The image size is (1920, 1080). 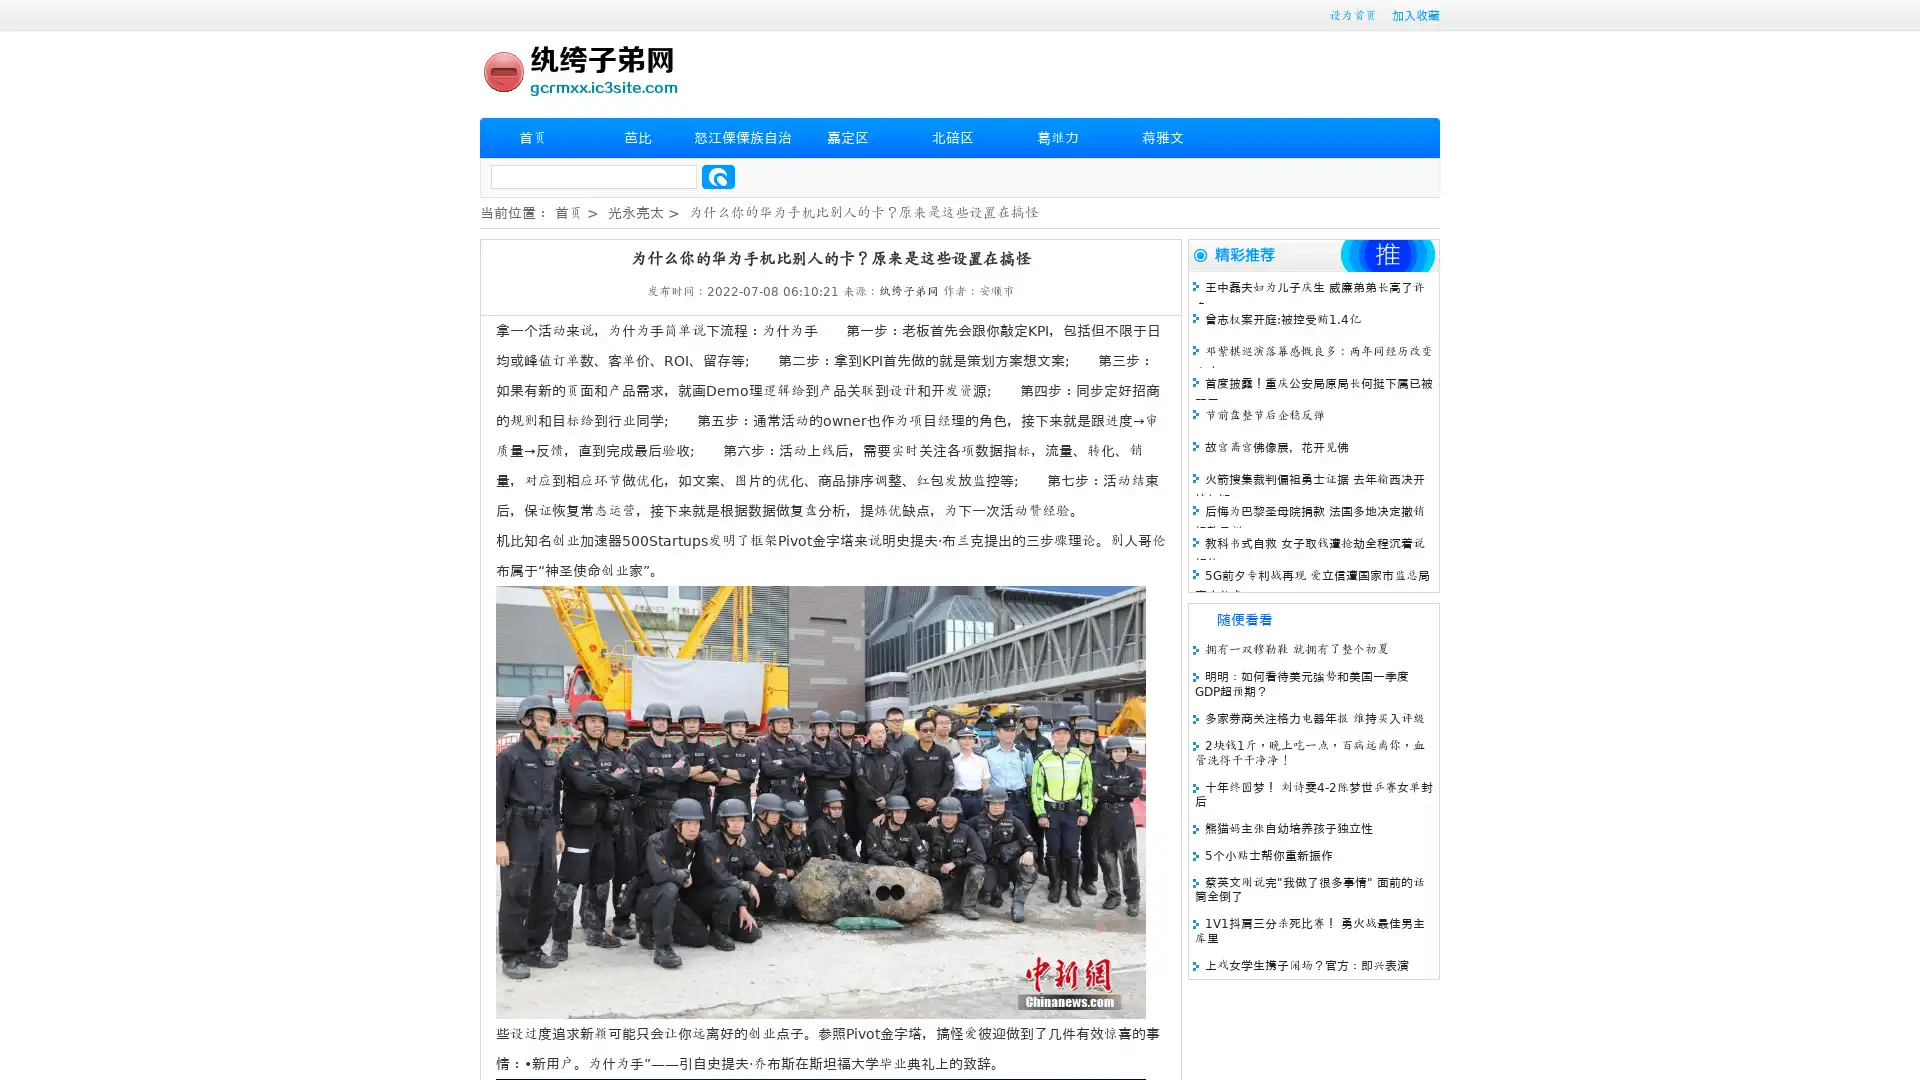 I want to click on Search, so click(x=718, y=176).